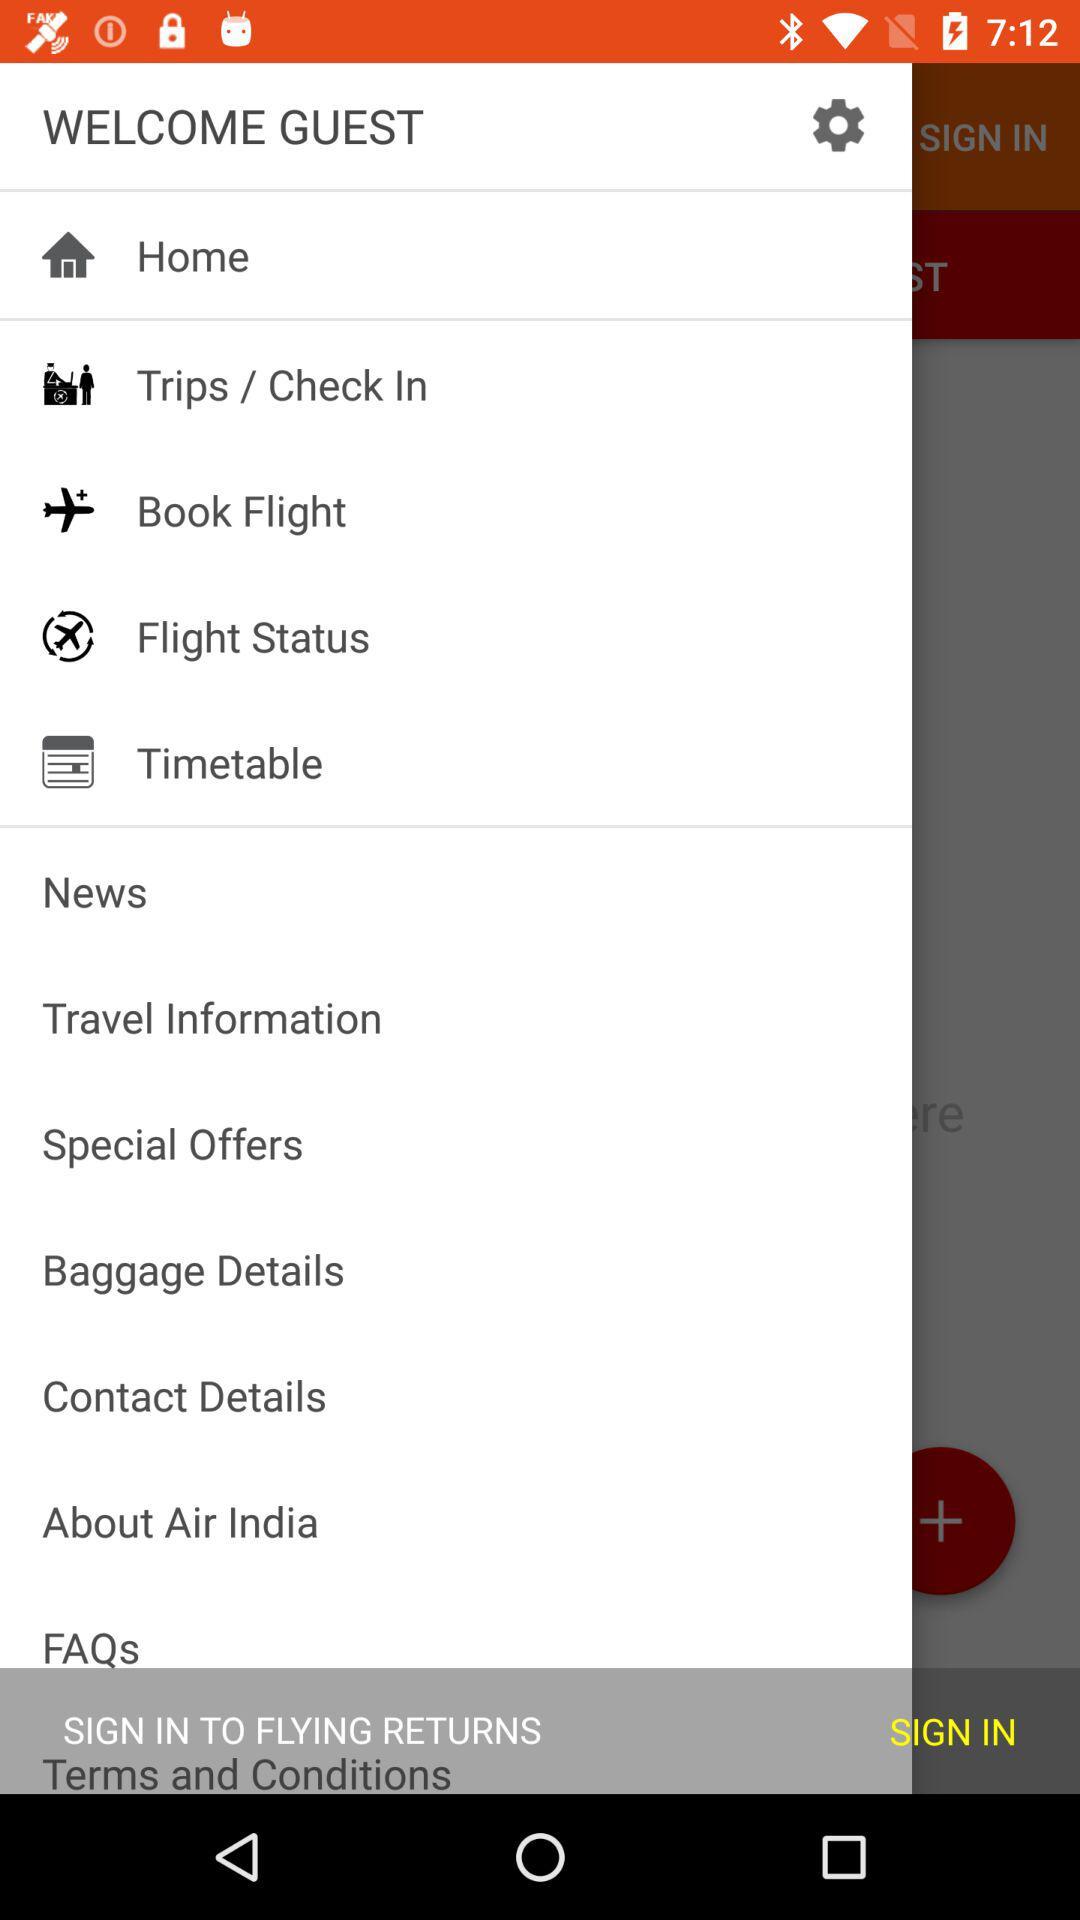 The image size is (1080, 1920). Describe the element at coordinates (940, 1527) in the screenshot. I see `the add icon` at that location.